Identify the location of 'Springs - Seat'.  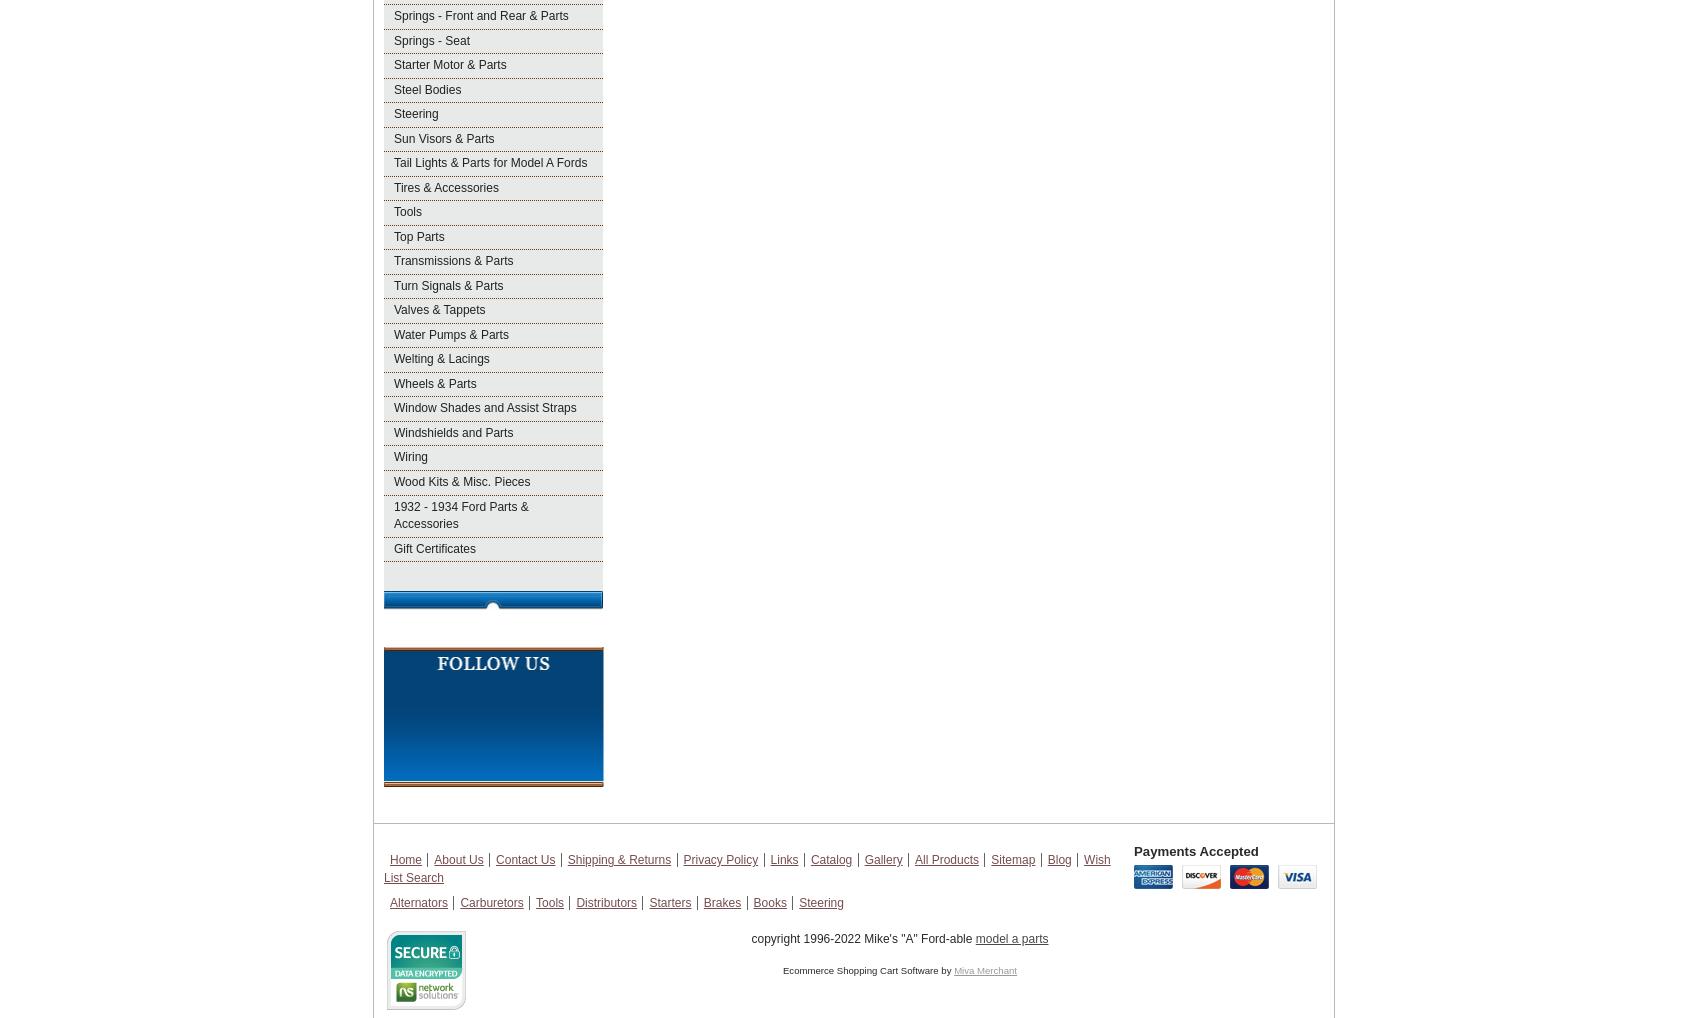
(431, 39).